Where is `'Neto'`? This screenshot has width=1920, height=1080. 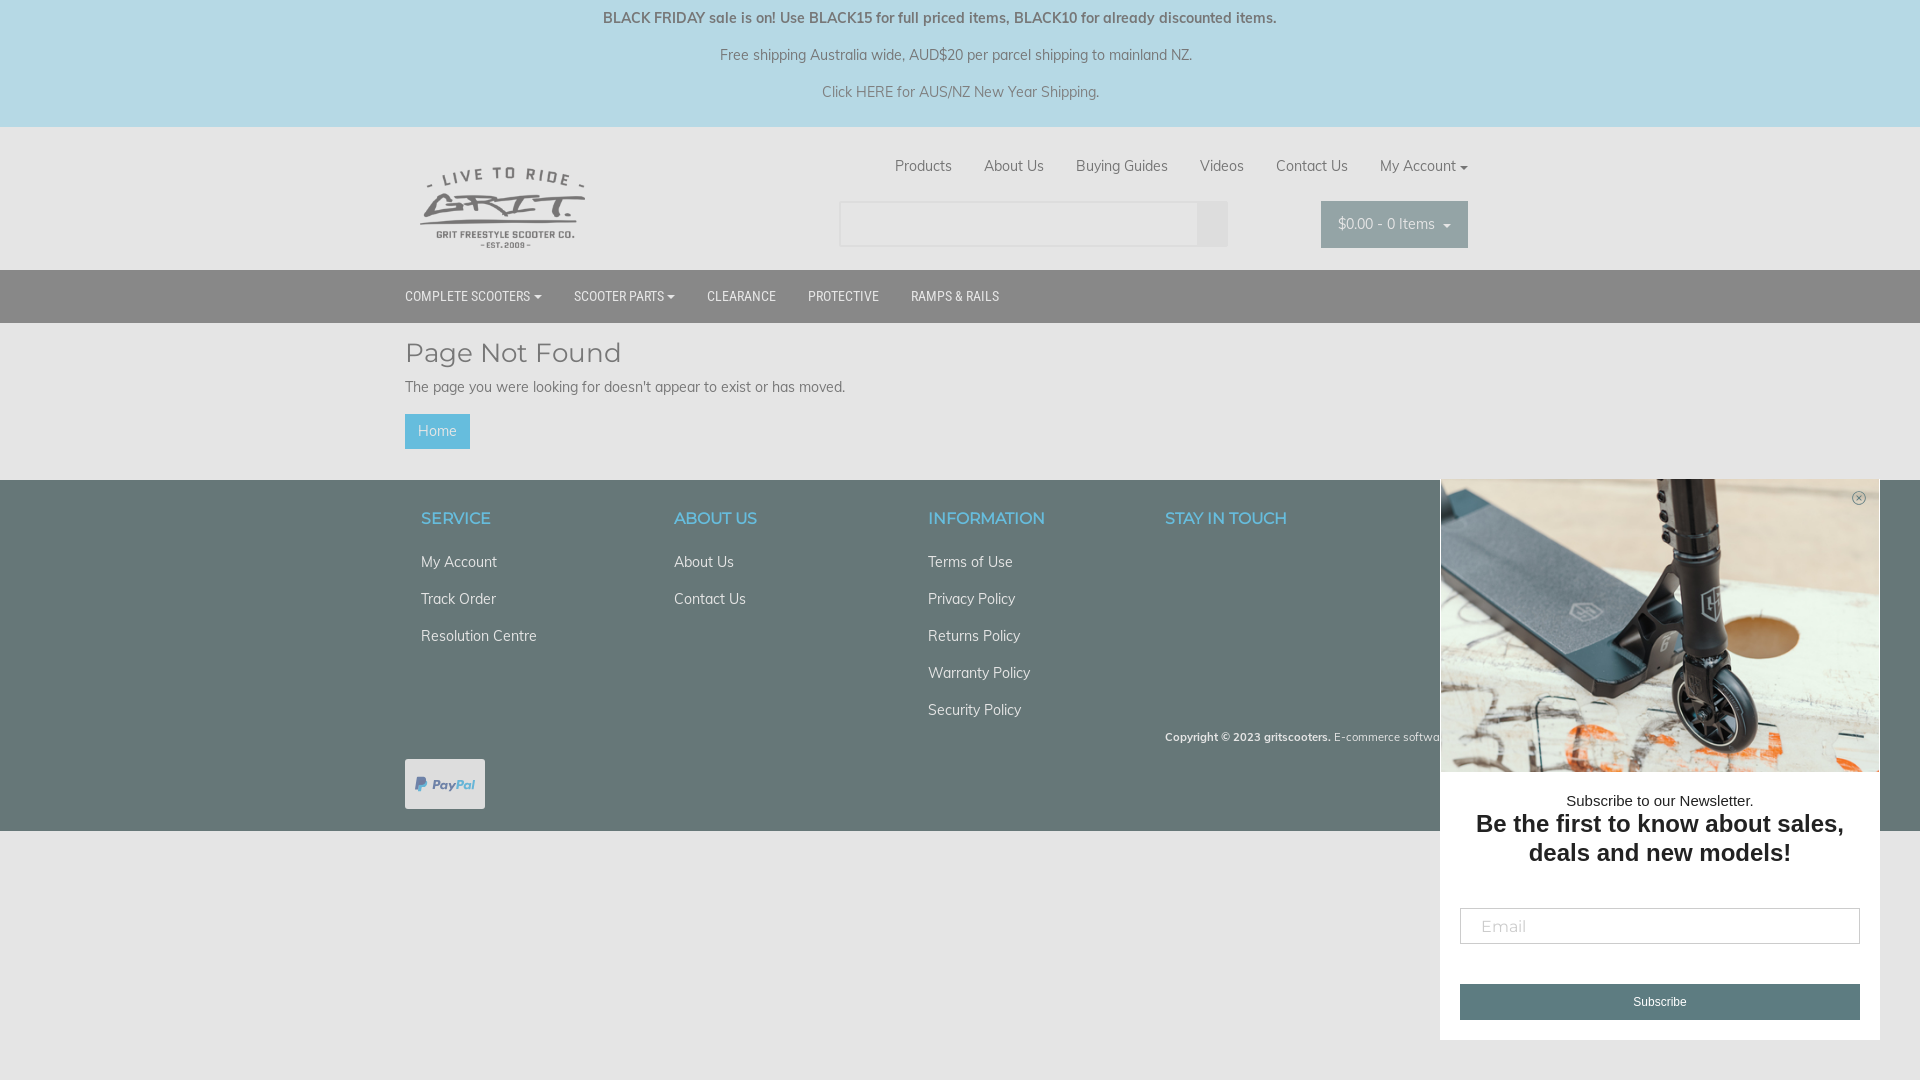
'Neto' is located at coordinates (1481, 736).